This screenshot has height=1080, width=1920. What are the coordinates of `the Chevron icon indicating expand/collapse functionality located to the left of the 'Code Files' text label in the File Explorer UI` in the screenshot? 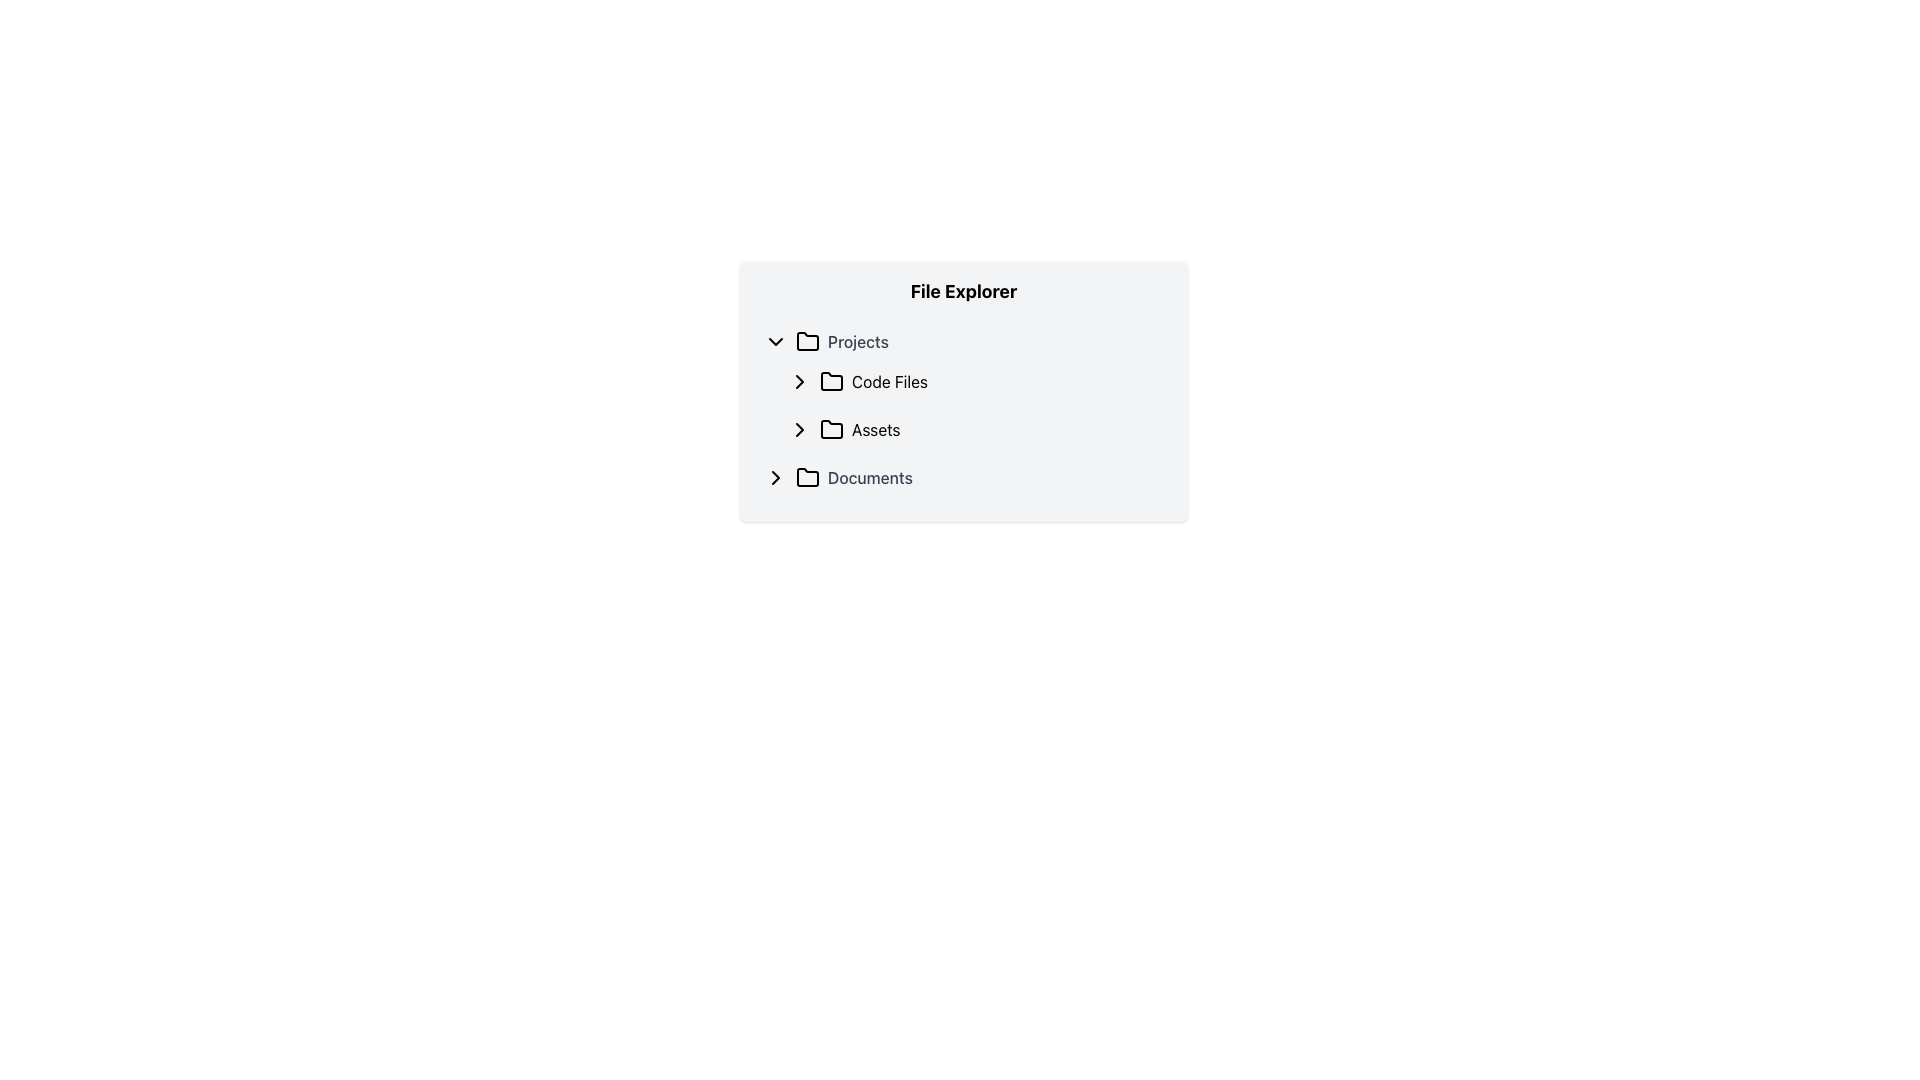 It's located at (775, 478).